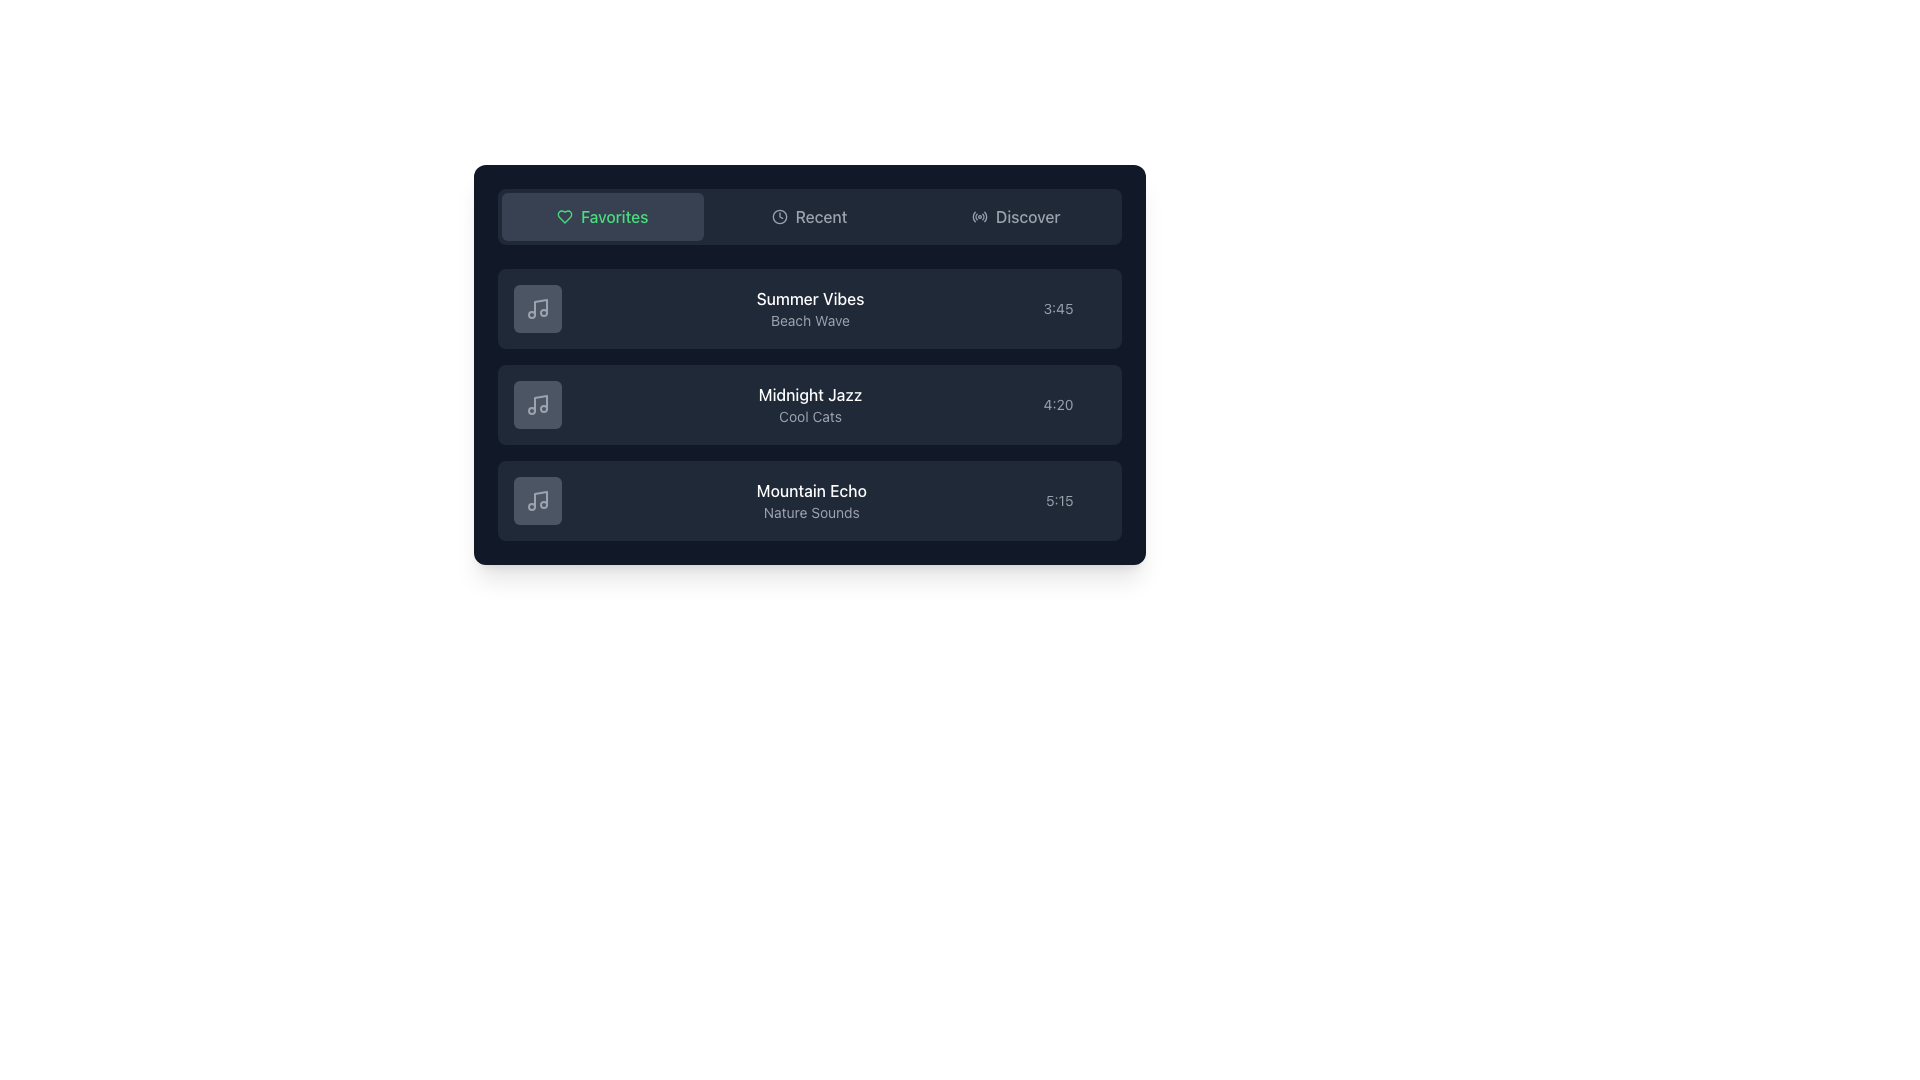 This screenshot has width=1920, height=1080. Describe the element at coordinates (537, 500) in the screenshot. I see `the music-related icon located in the third row, to the left of the text 'Mountain Echo'` at that location.